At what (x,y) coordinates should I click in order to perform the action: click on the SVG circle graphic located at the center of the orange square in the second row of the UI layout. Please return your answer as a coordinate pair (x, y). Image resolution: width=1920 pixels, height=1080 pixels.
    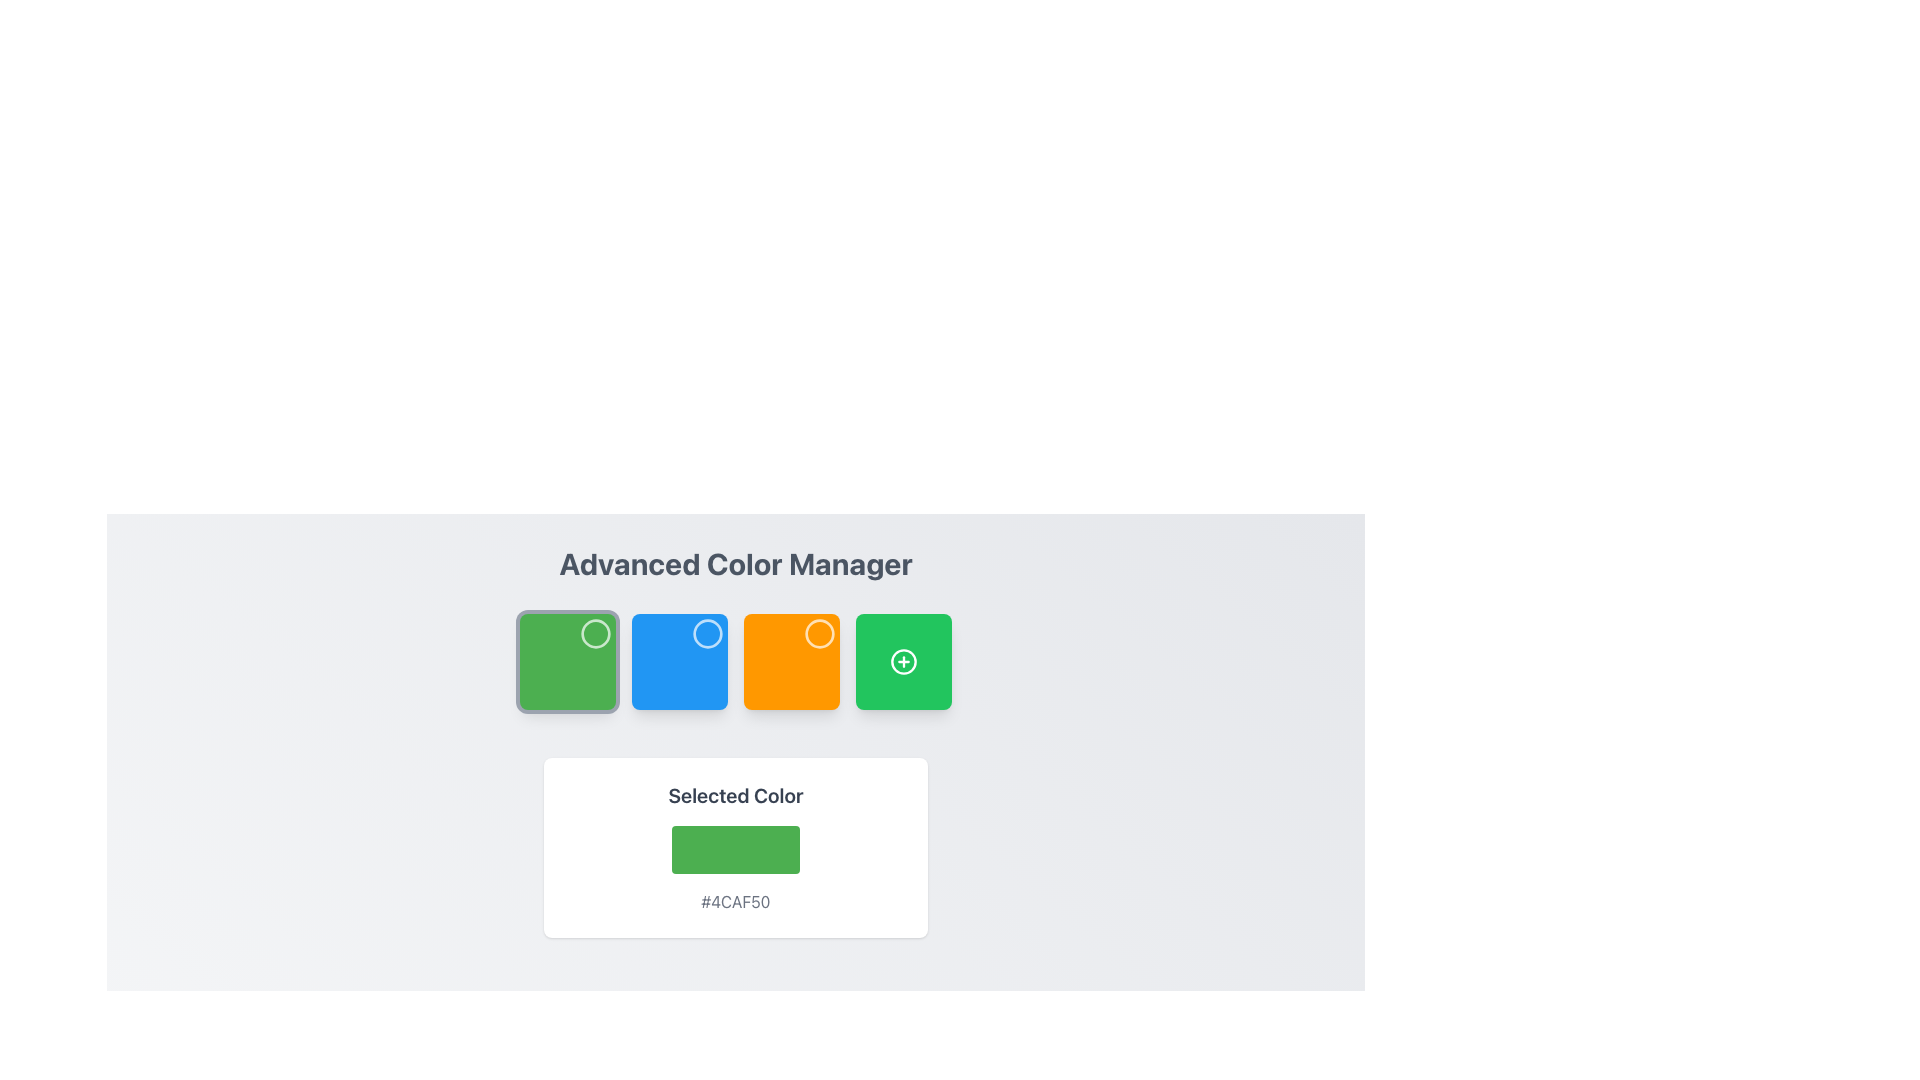
    Looking at the image, I should click on (820, 633).